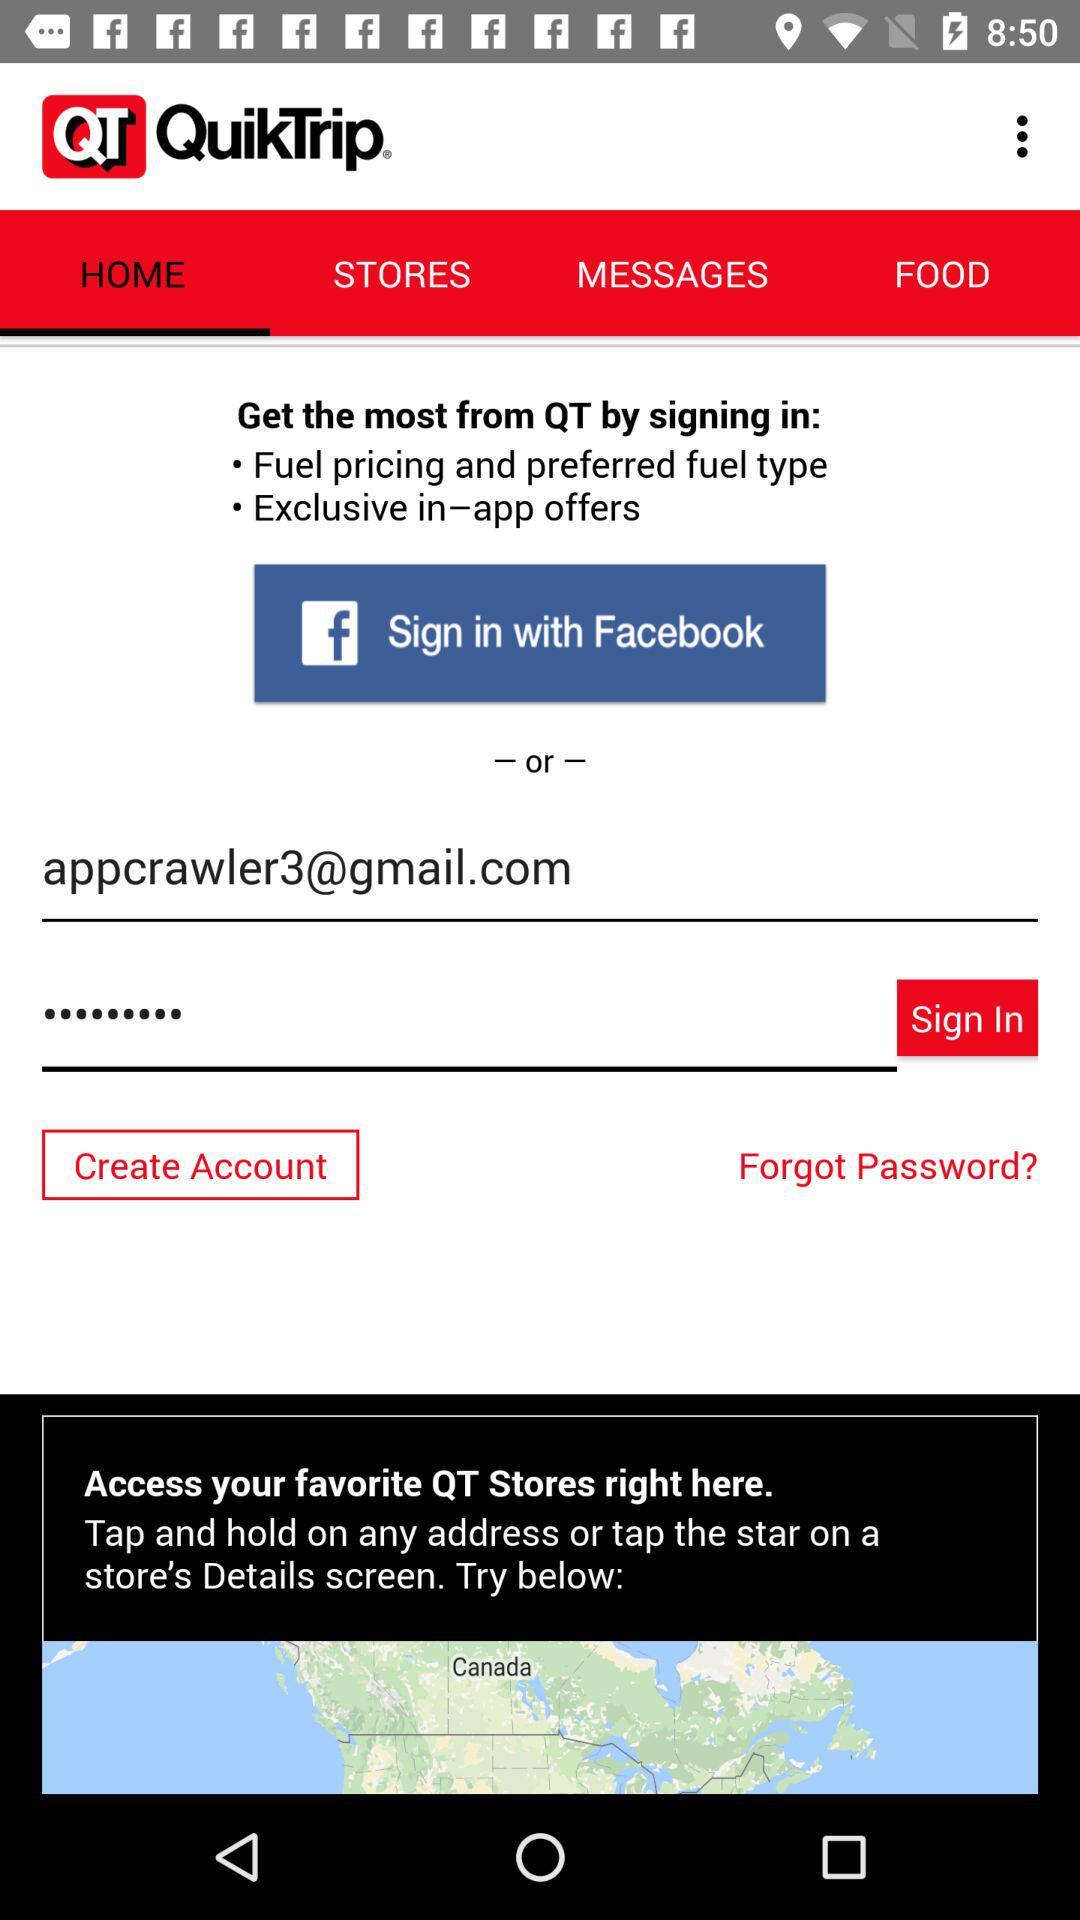 This screenshot has height=1920, width=1080. I want to click on icon above access your favorite, so click(892, 1164).